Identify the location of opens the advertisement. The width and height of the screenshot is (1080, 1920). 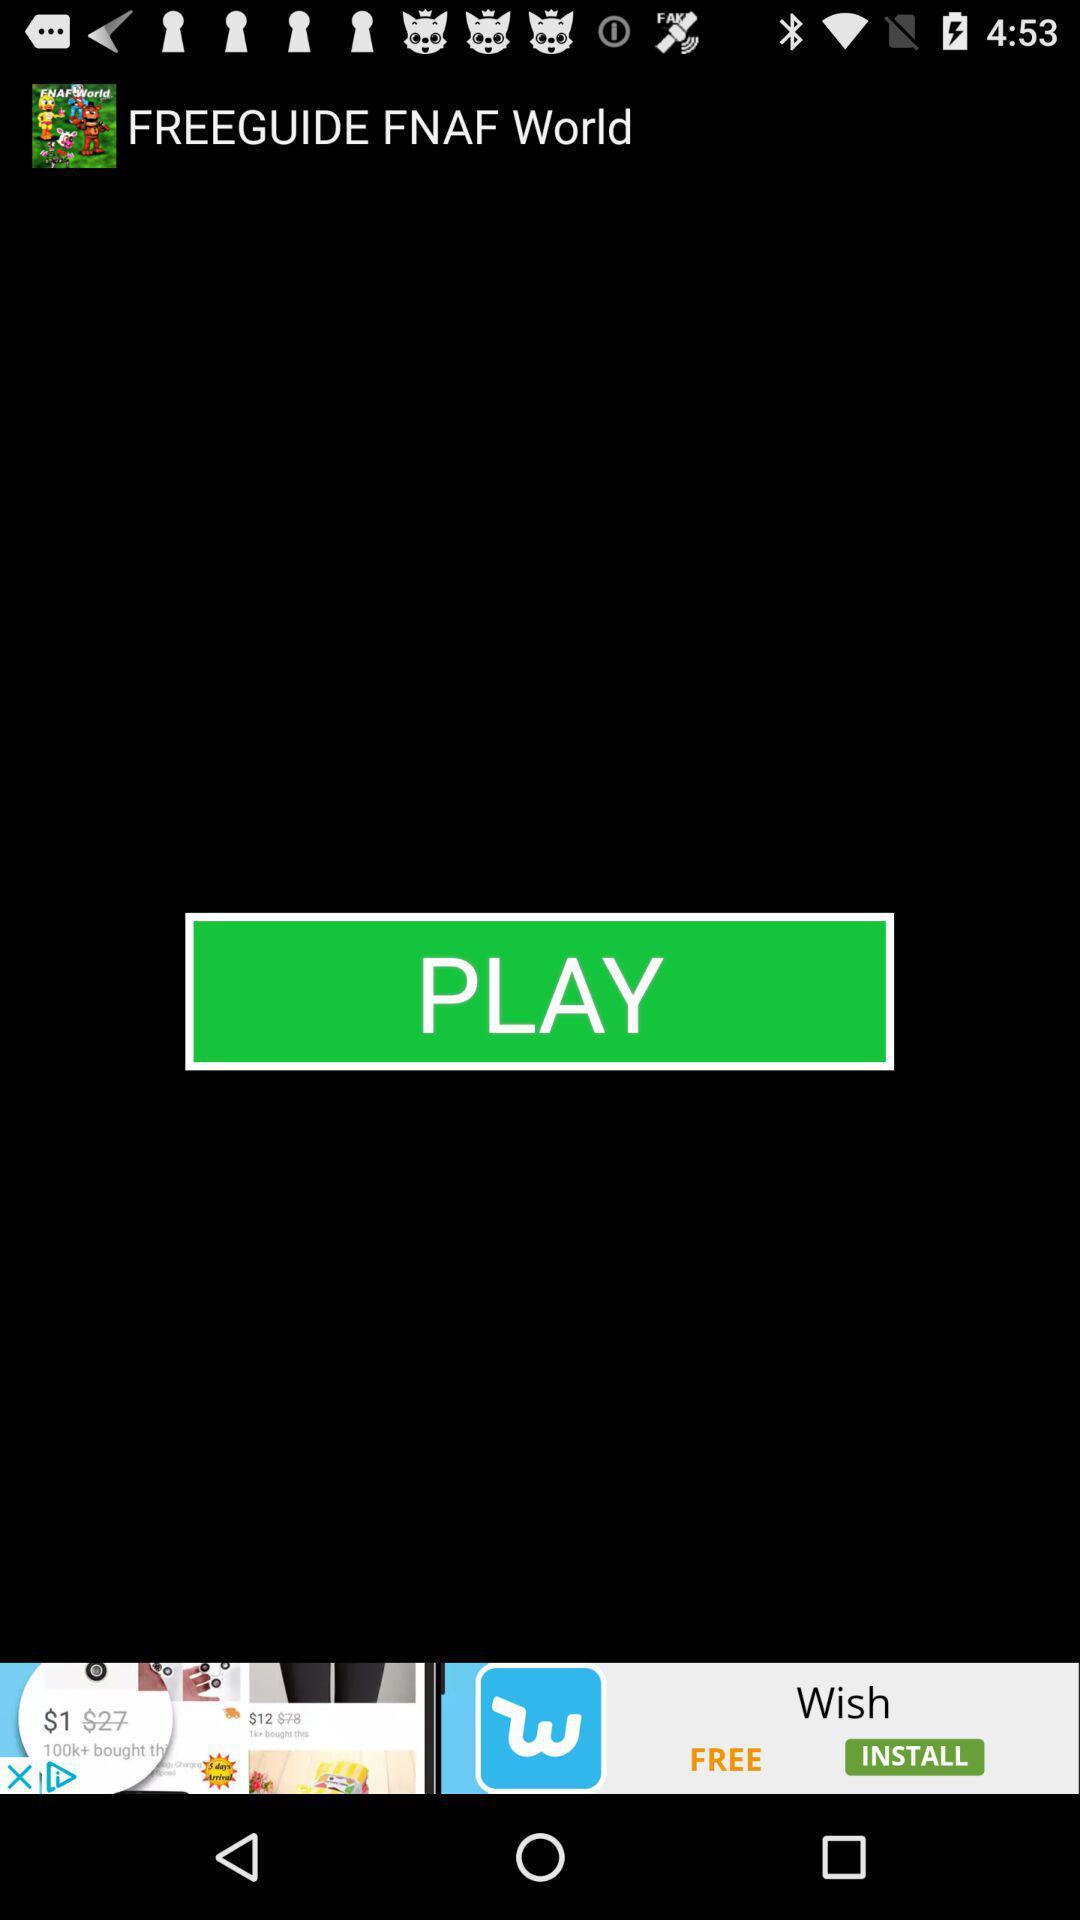
(540, 1727).